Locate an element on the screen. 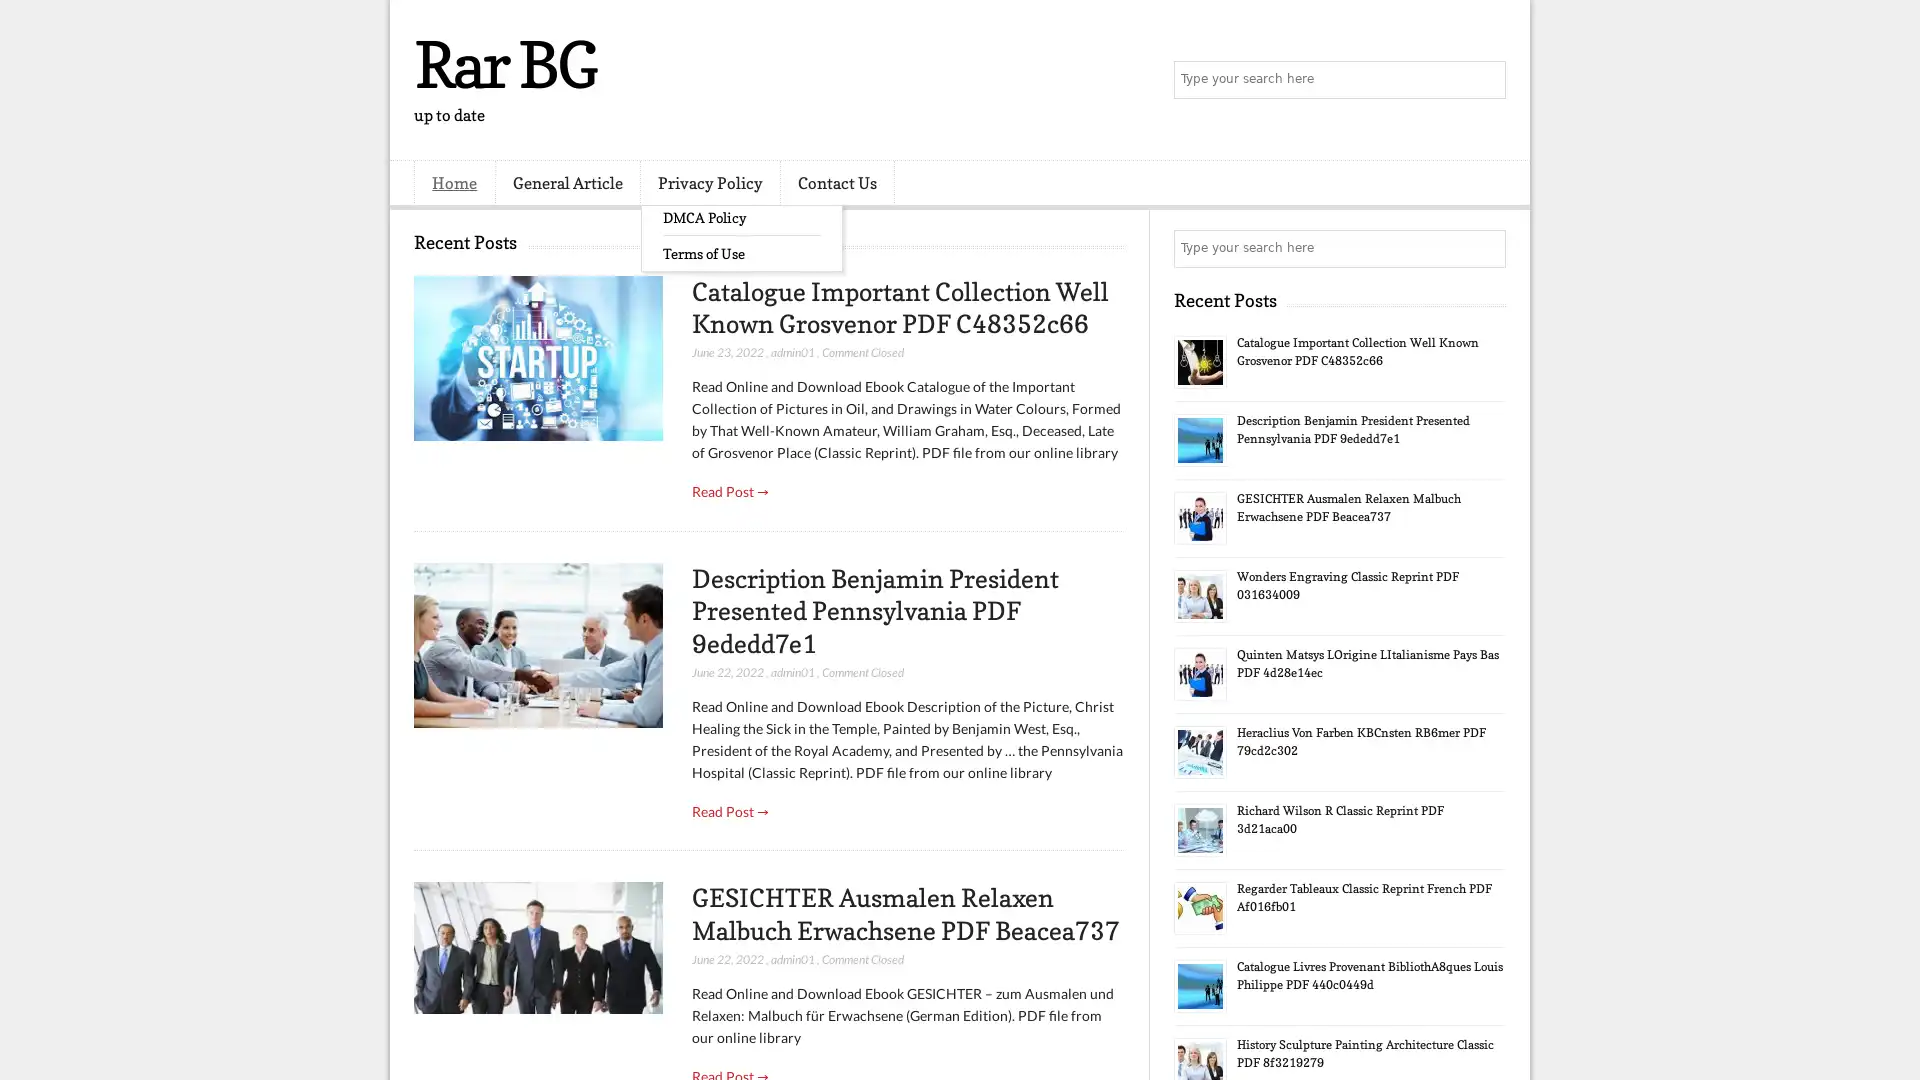 This screenshot has width=1920, height=1080. Search is located at coordinates (1485, 248).